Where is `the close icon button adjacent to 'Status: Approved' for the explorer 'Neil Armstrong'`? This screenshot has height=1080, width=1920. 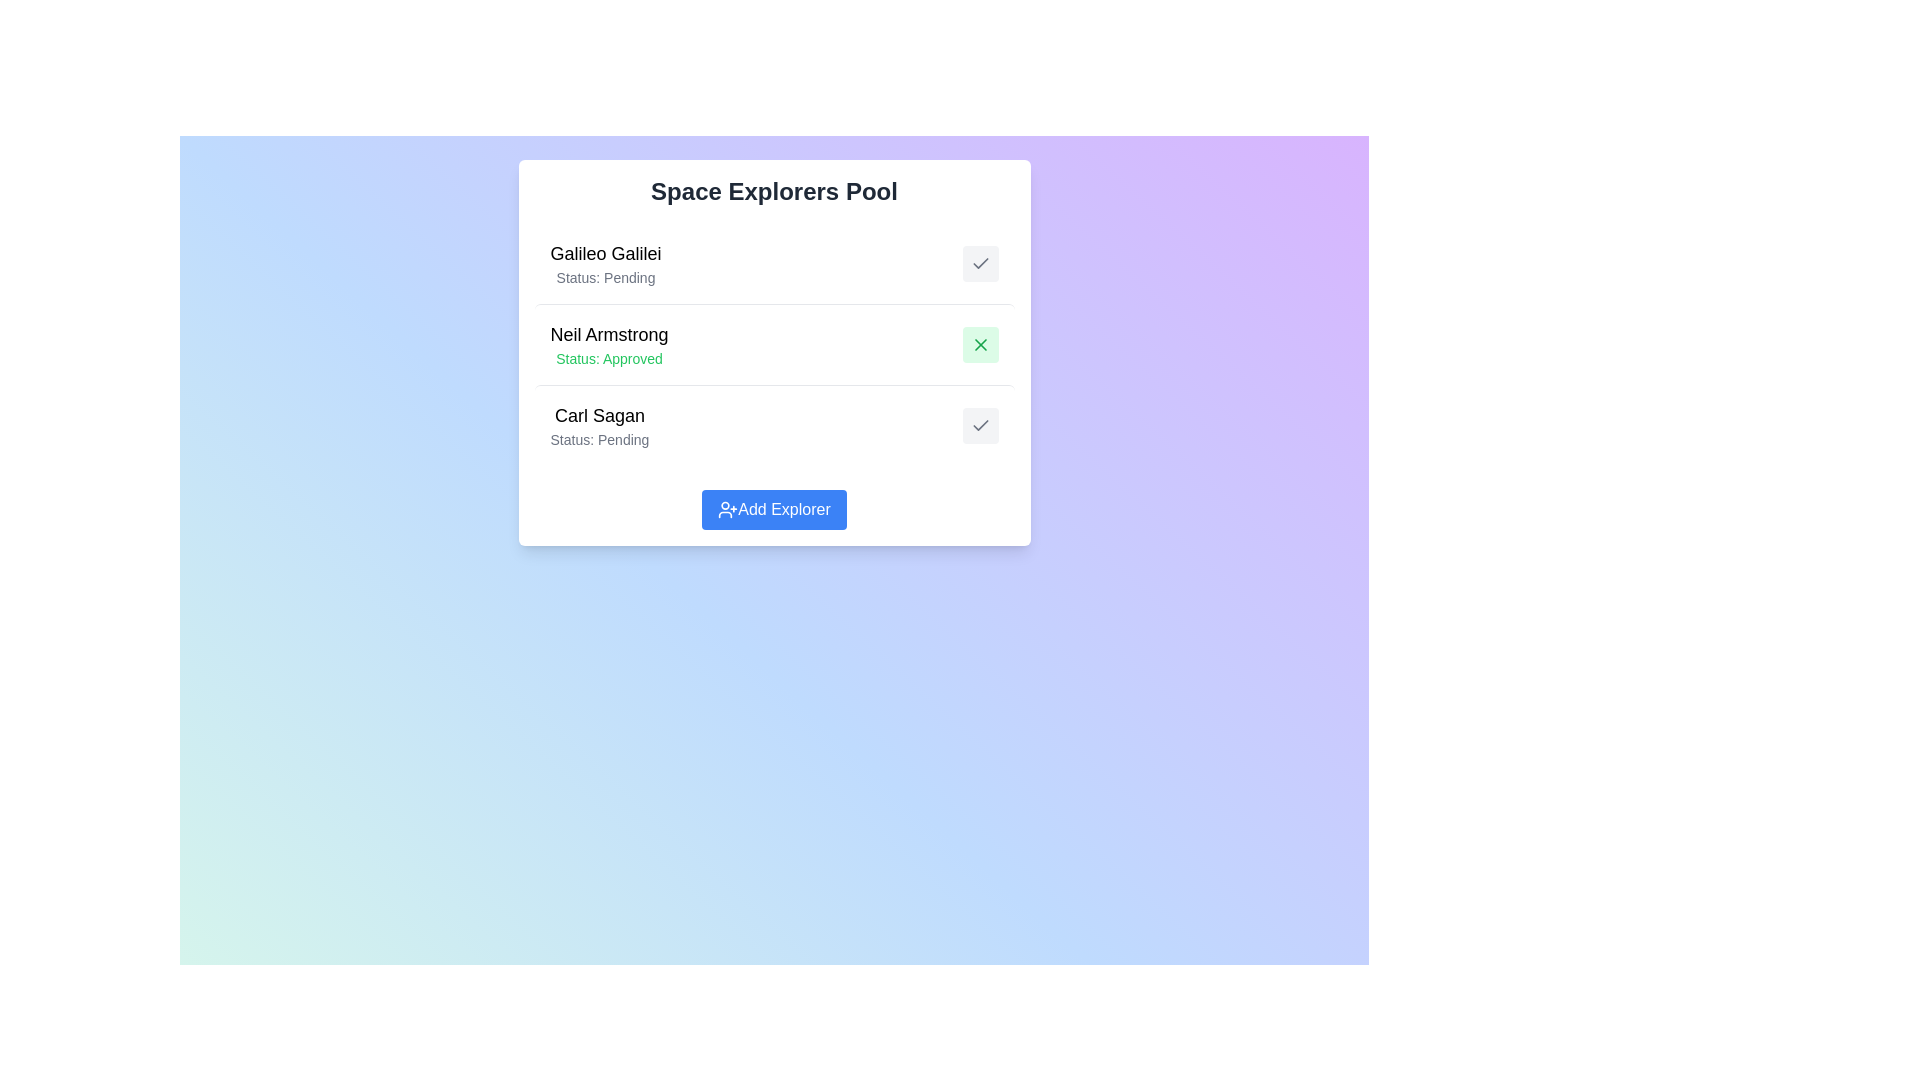
the close icon button adjacent to 'Status: Approved' for the explorer 'Neil Armstrong' is located at coordinates (980, 343).